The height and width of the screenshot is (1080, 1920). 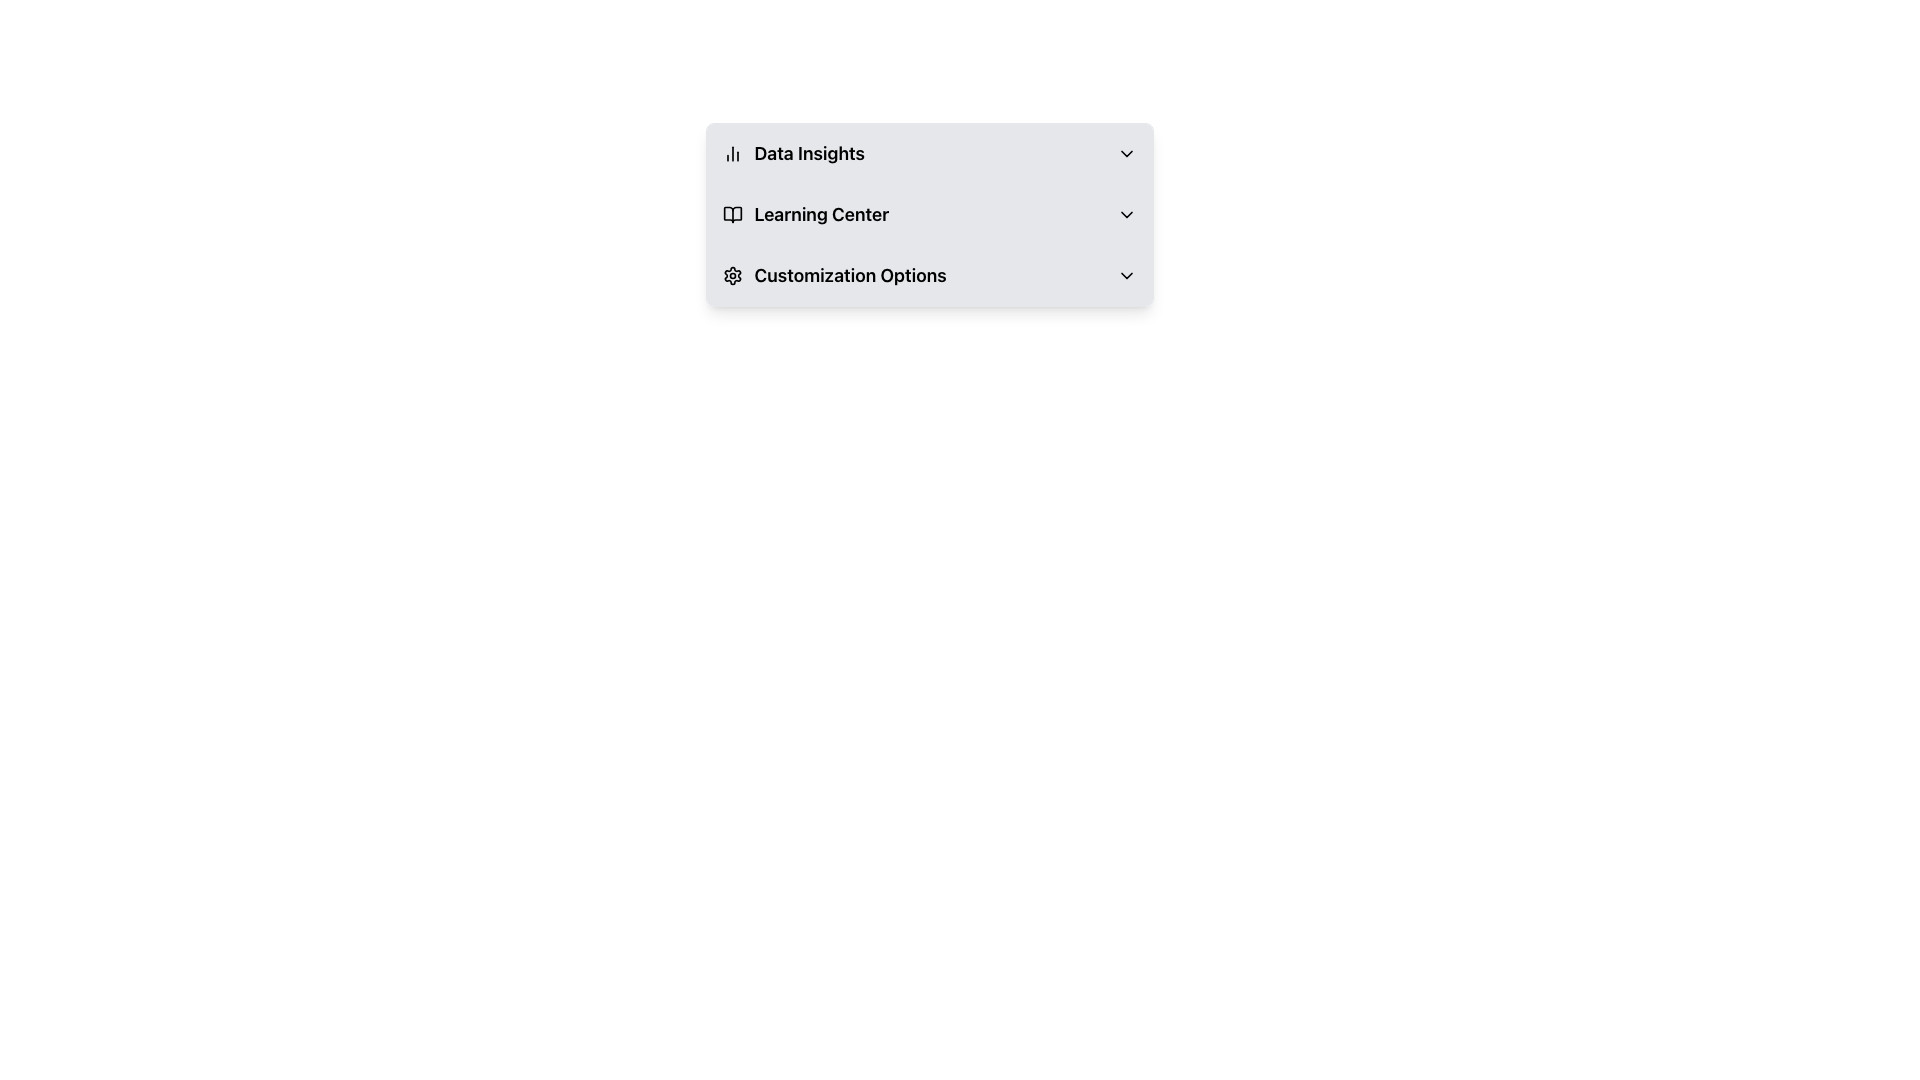 What do you see at coordinates (928, 215) in the screenshot?
I see `the second entry in the vertical list of menu items` at bounding box center [928, 215].